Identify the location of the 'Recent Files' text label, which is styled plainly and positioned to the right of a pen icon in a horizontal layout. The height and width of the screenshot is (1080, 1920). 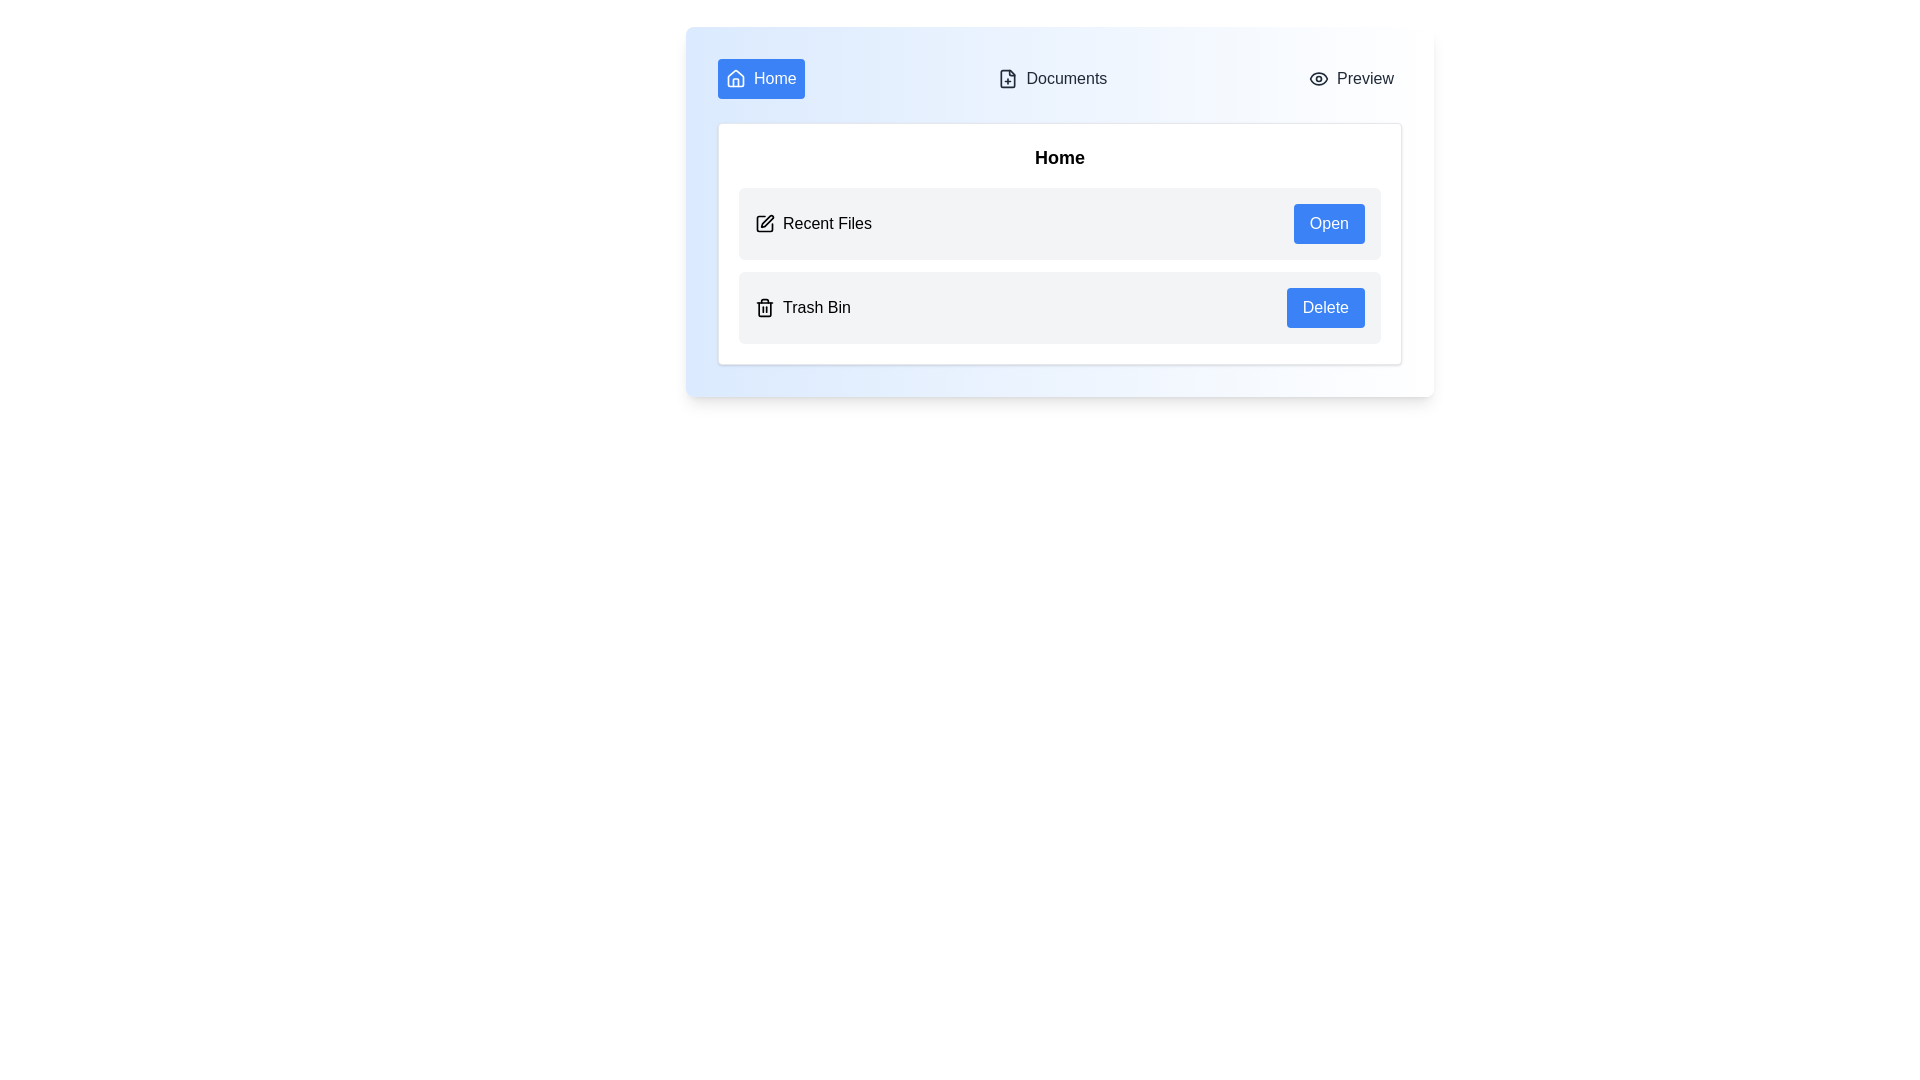
(827, 223).